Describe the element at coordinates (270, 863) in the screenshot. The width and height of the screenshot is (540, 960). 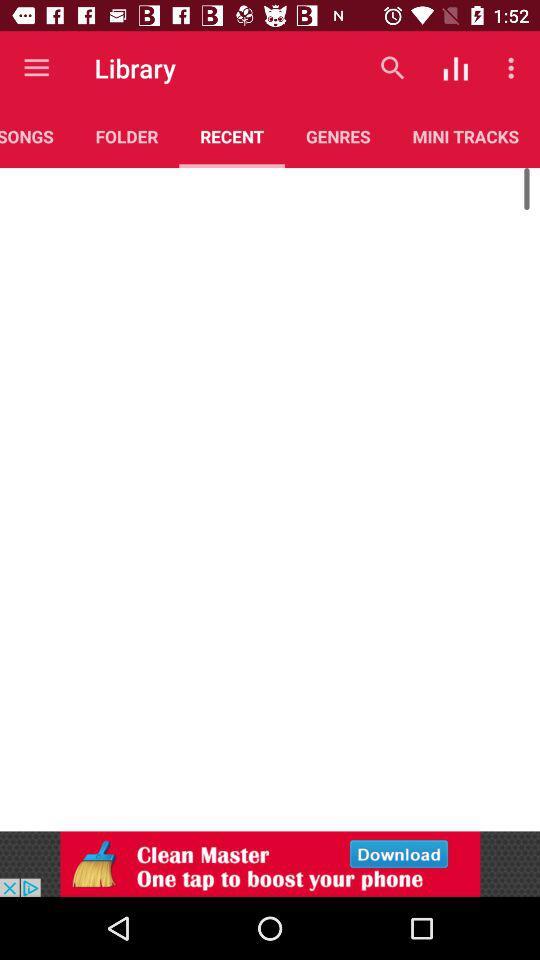
I see `advertisement website` at that location.